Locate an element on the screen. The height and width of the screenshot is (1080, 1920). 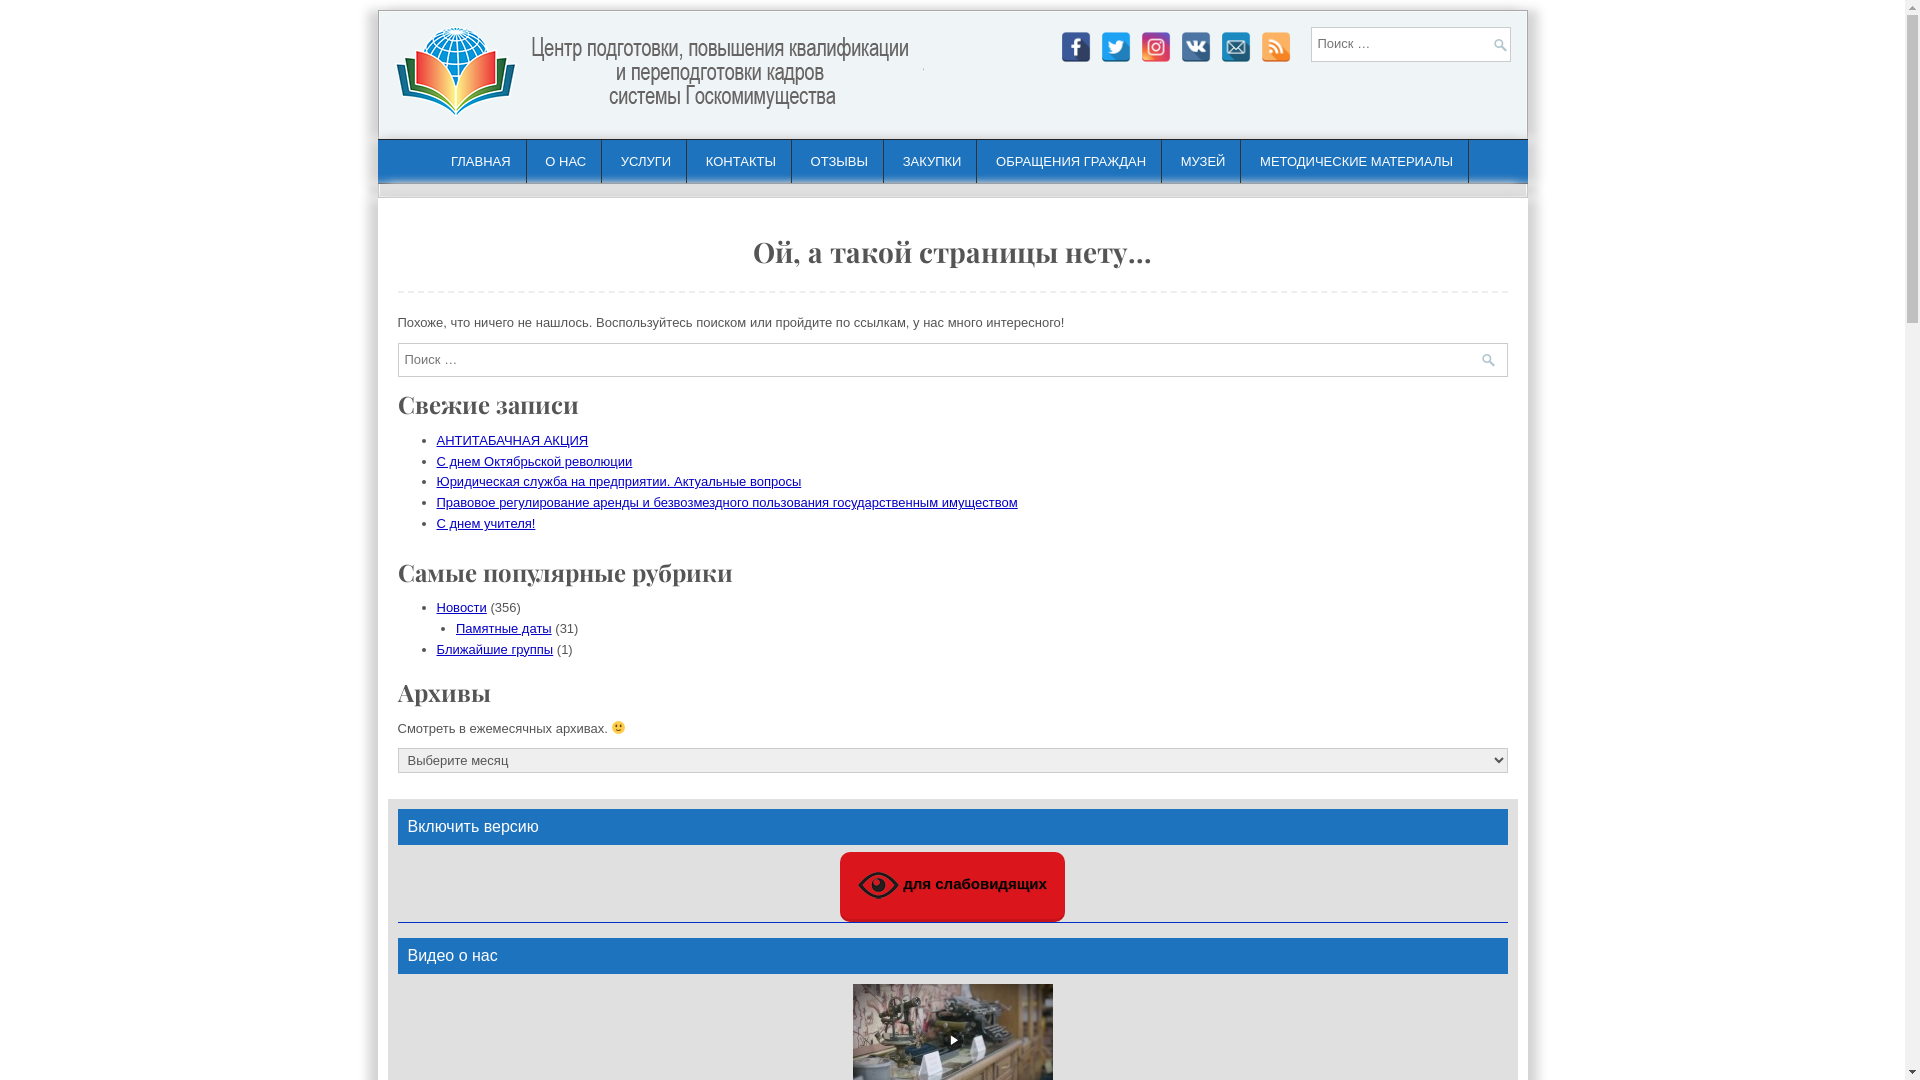
'VKontakte' is located at coordinates (1195, 45).